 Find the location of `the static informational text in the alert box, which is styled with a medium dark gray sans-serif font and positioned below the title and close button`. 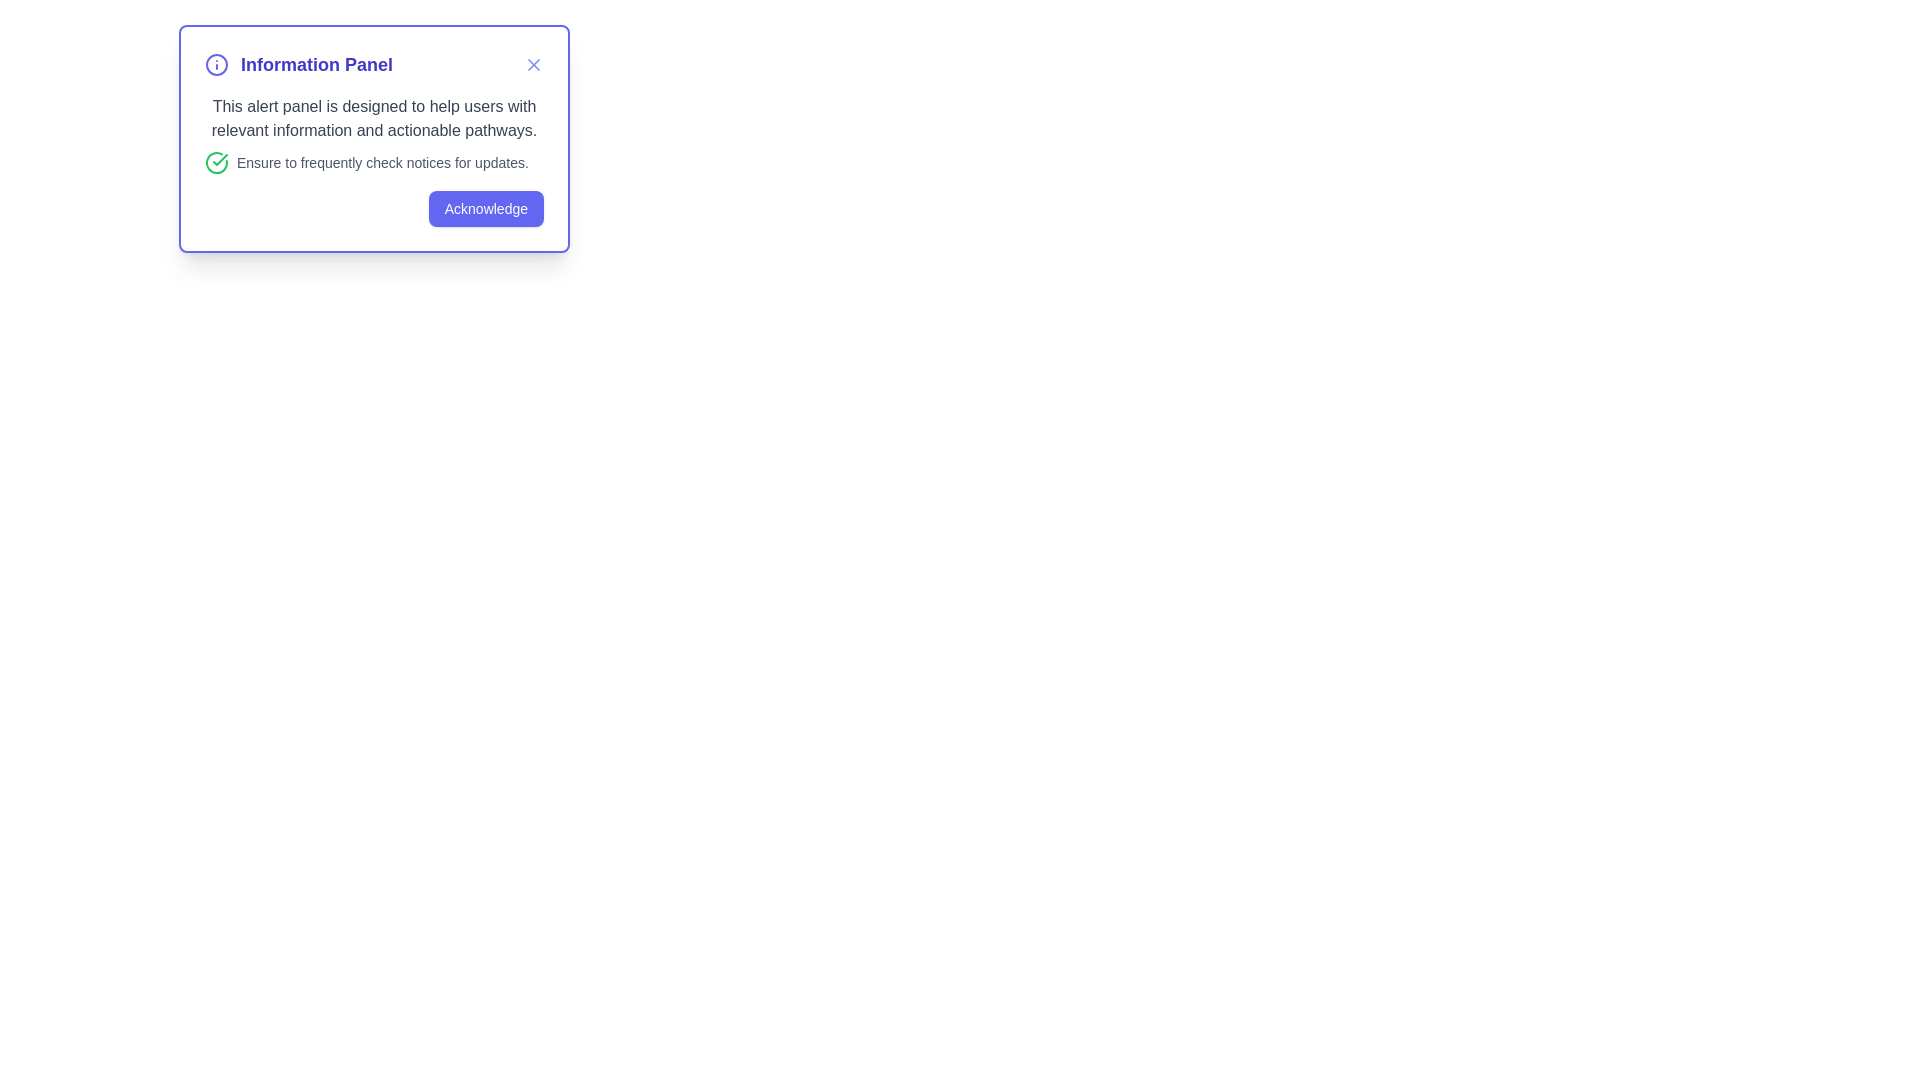

the static informational text in the alert box, which is styled with a medium dark gray sans-serif font and positioned below the title and close button is located at coordinates (374, 119).